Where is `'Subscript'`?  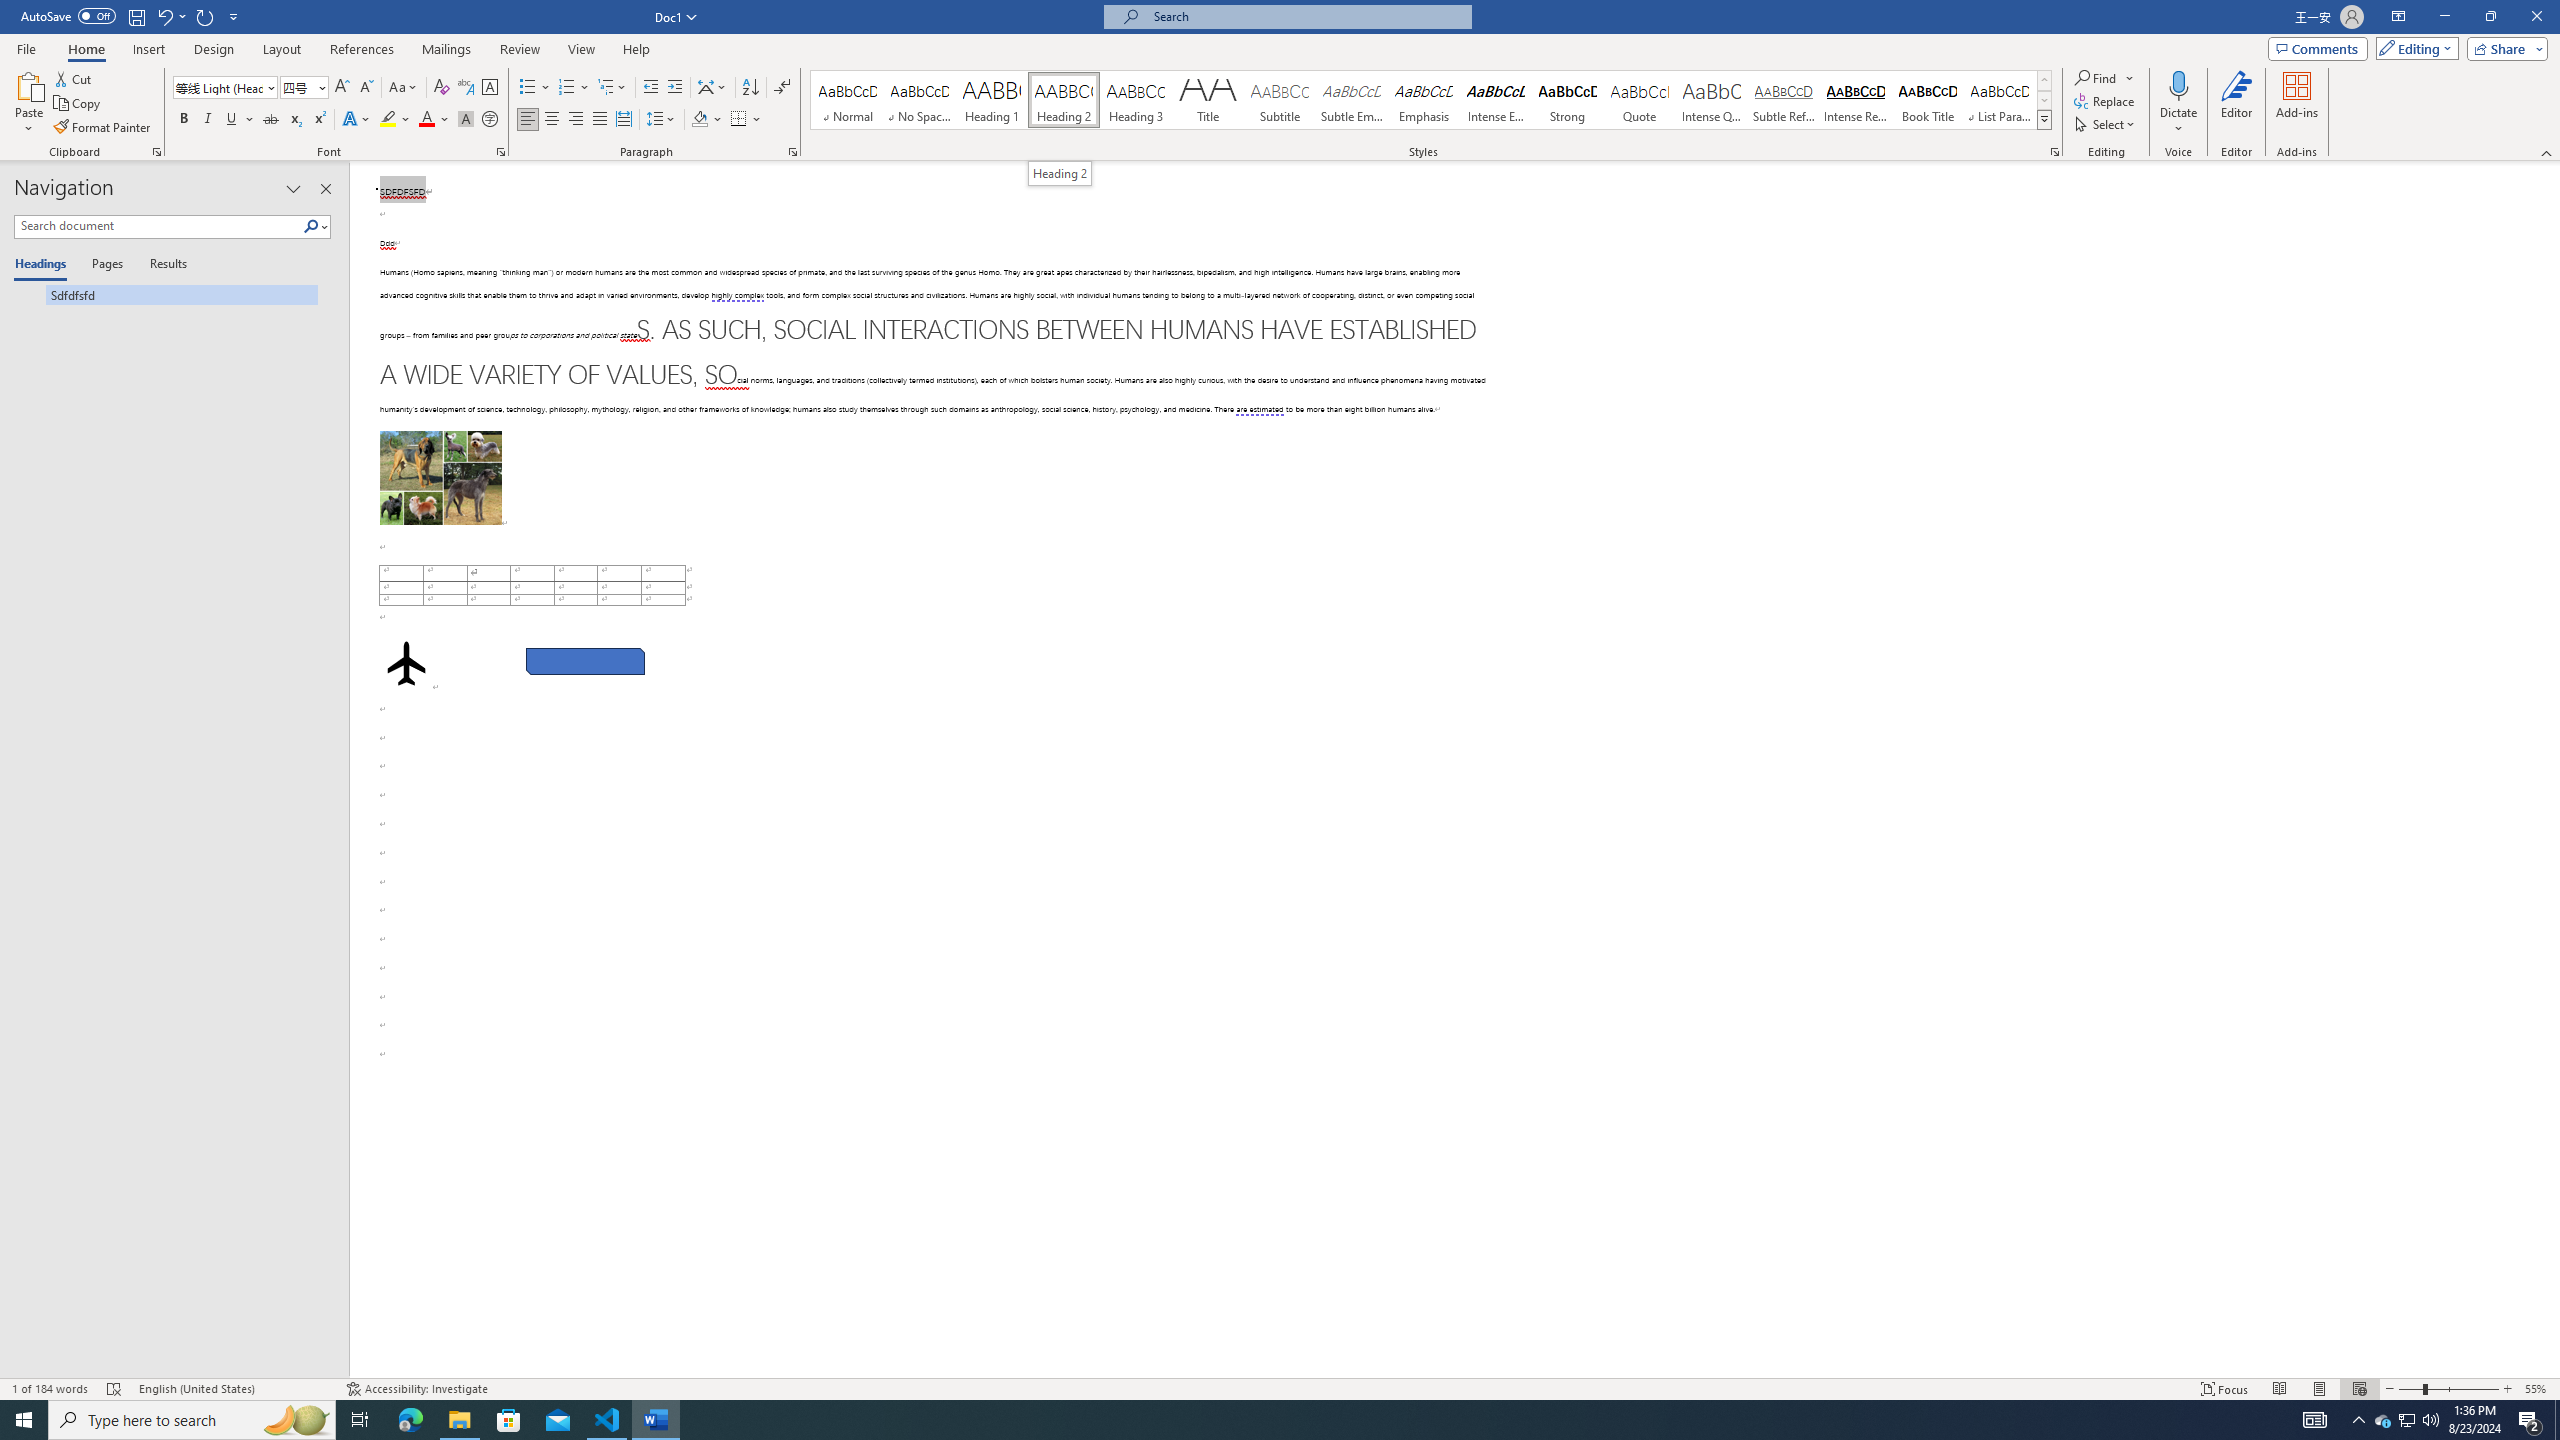
'Subscript' is located at coordinates (294, 118).